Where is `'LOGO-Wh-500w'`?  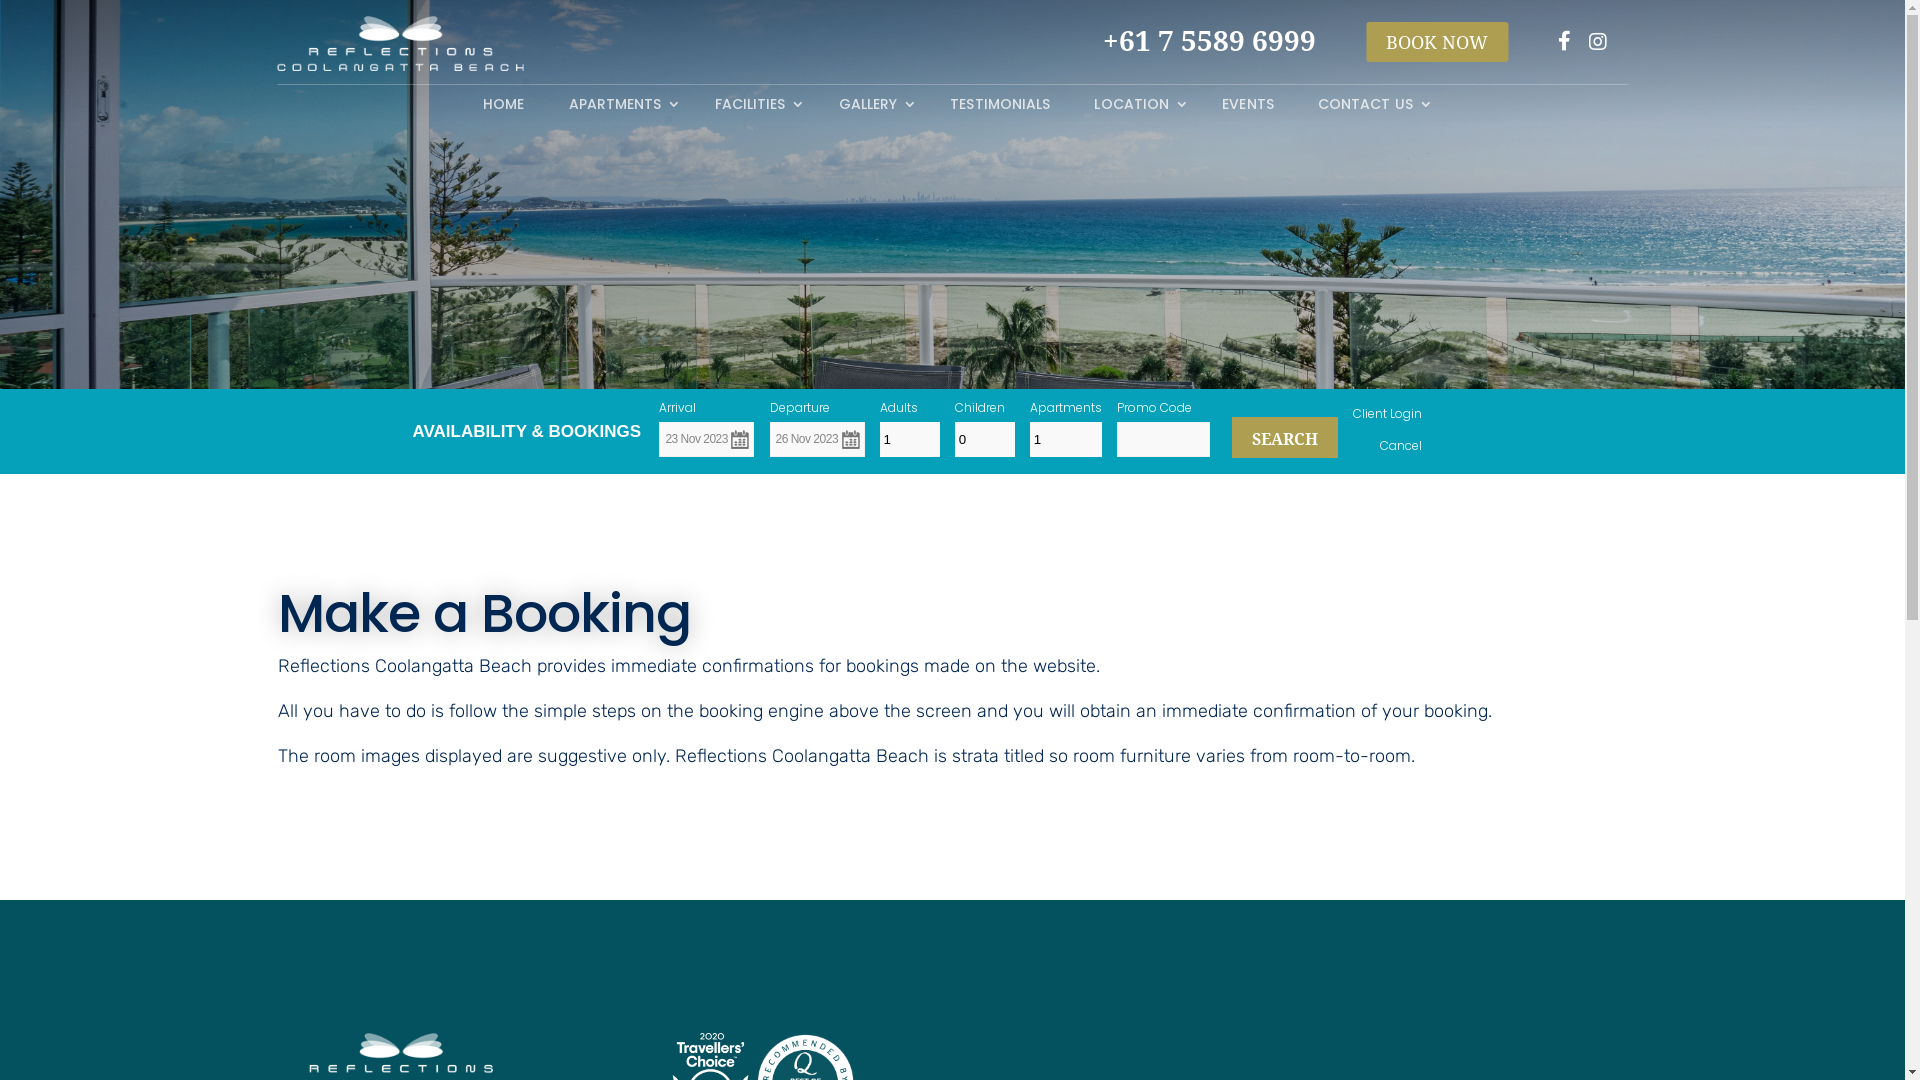 'LOGO-Wh-500w' is located at coordinates (400, 43).